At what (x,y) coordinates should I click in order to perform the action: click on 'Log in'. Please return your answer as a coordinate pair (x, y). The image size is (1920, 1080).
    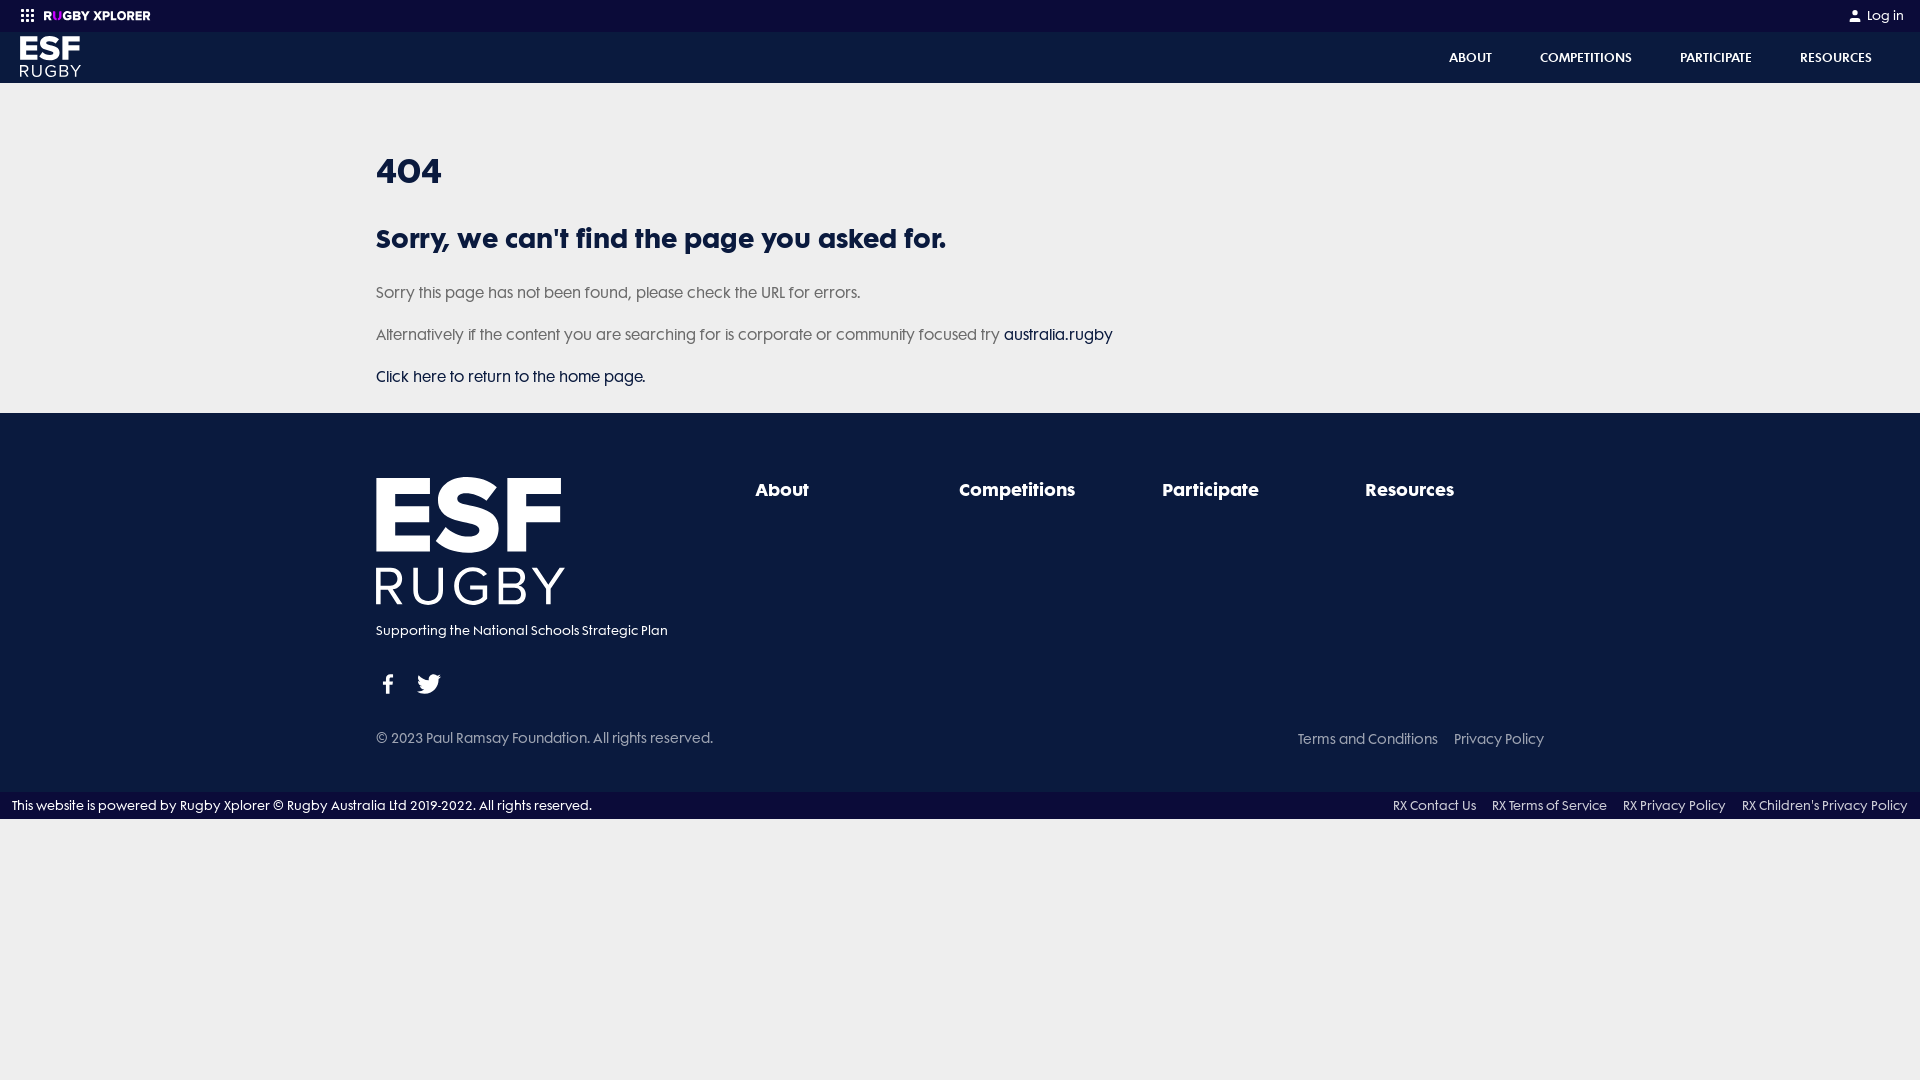
    Looking at the image, I should click on (1874, 15).